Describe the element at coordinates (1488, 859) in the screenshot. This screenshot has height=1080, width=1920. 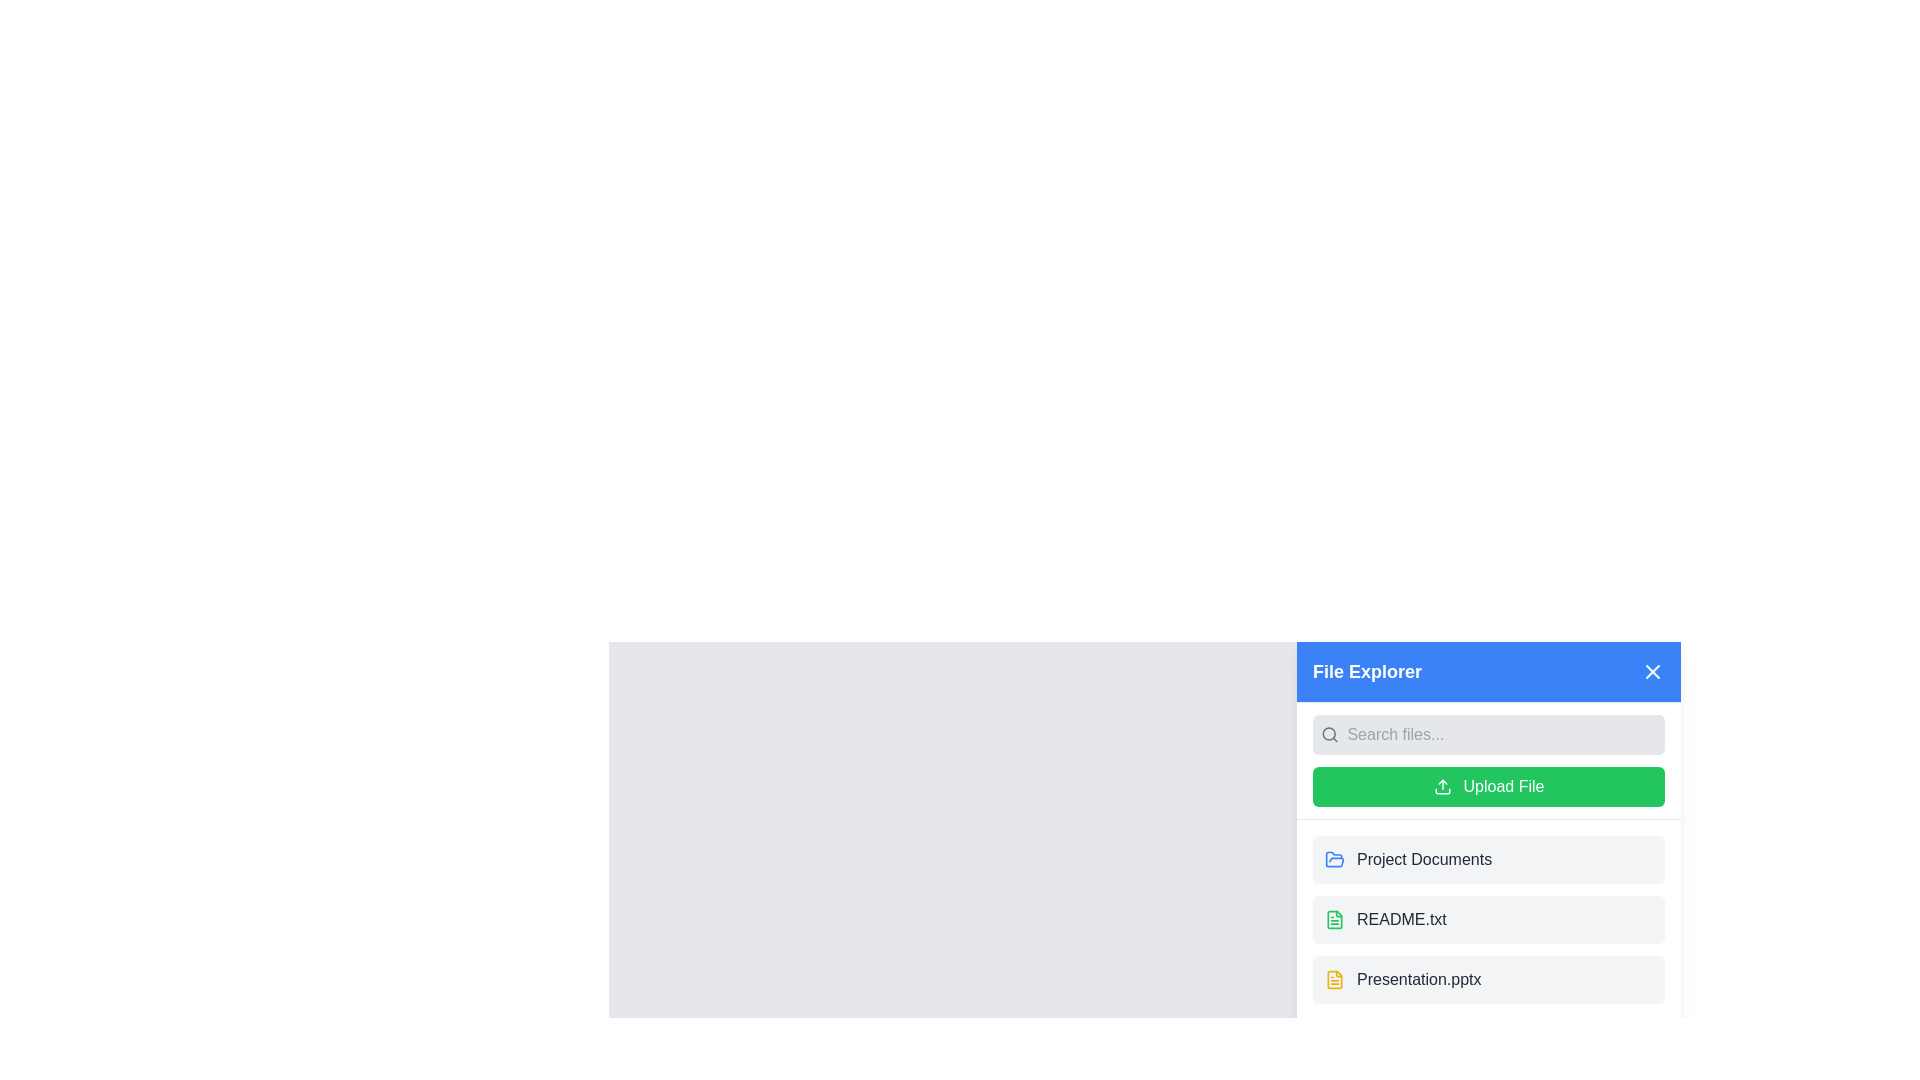
I see `the 'Project Documents' folder` at that location.